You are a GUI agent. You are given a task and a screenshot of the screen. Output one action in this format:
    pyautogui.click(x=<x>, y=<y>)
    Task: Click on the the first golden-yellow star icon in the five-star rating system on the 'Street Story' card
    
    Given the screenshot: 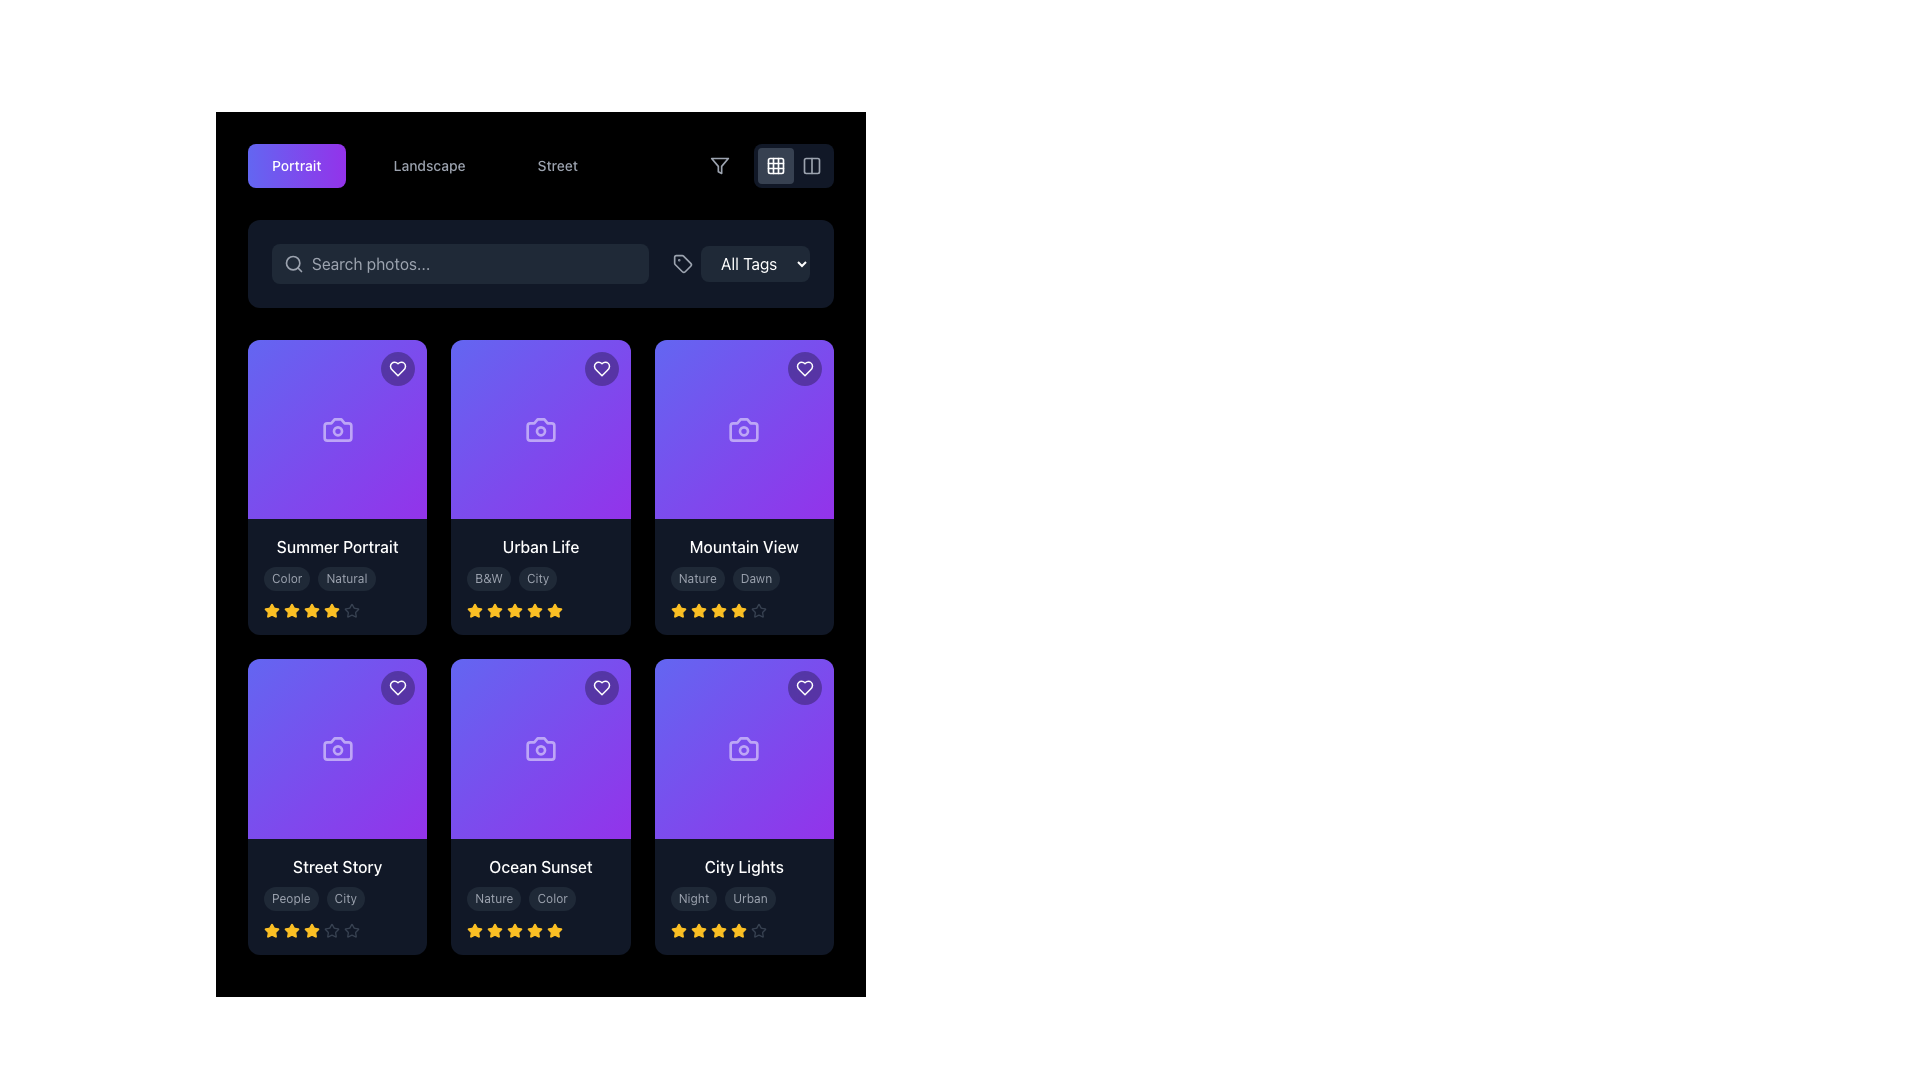 What is the action you would take?
    pyautogui.click(x=271, y=930)
    